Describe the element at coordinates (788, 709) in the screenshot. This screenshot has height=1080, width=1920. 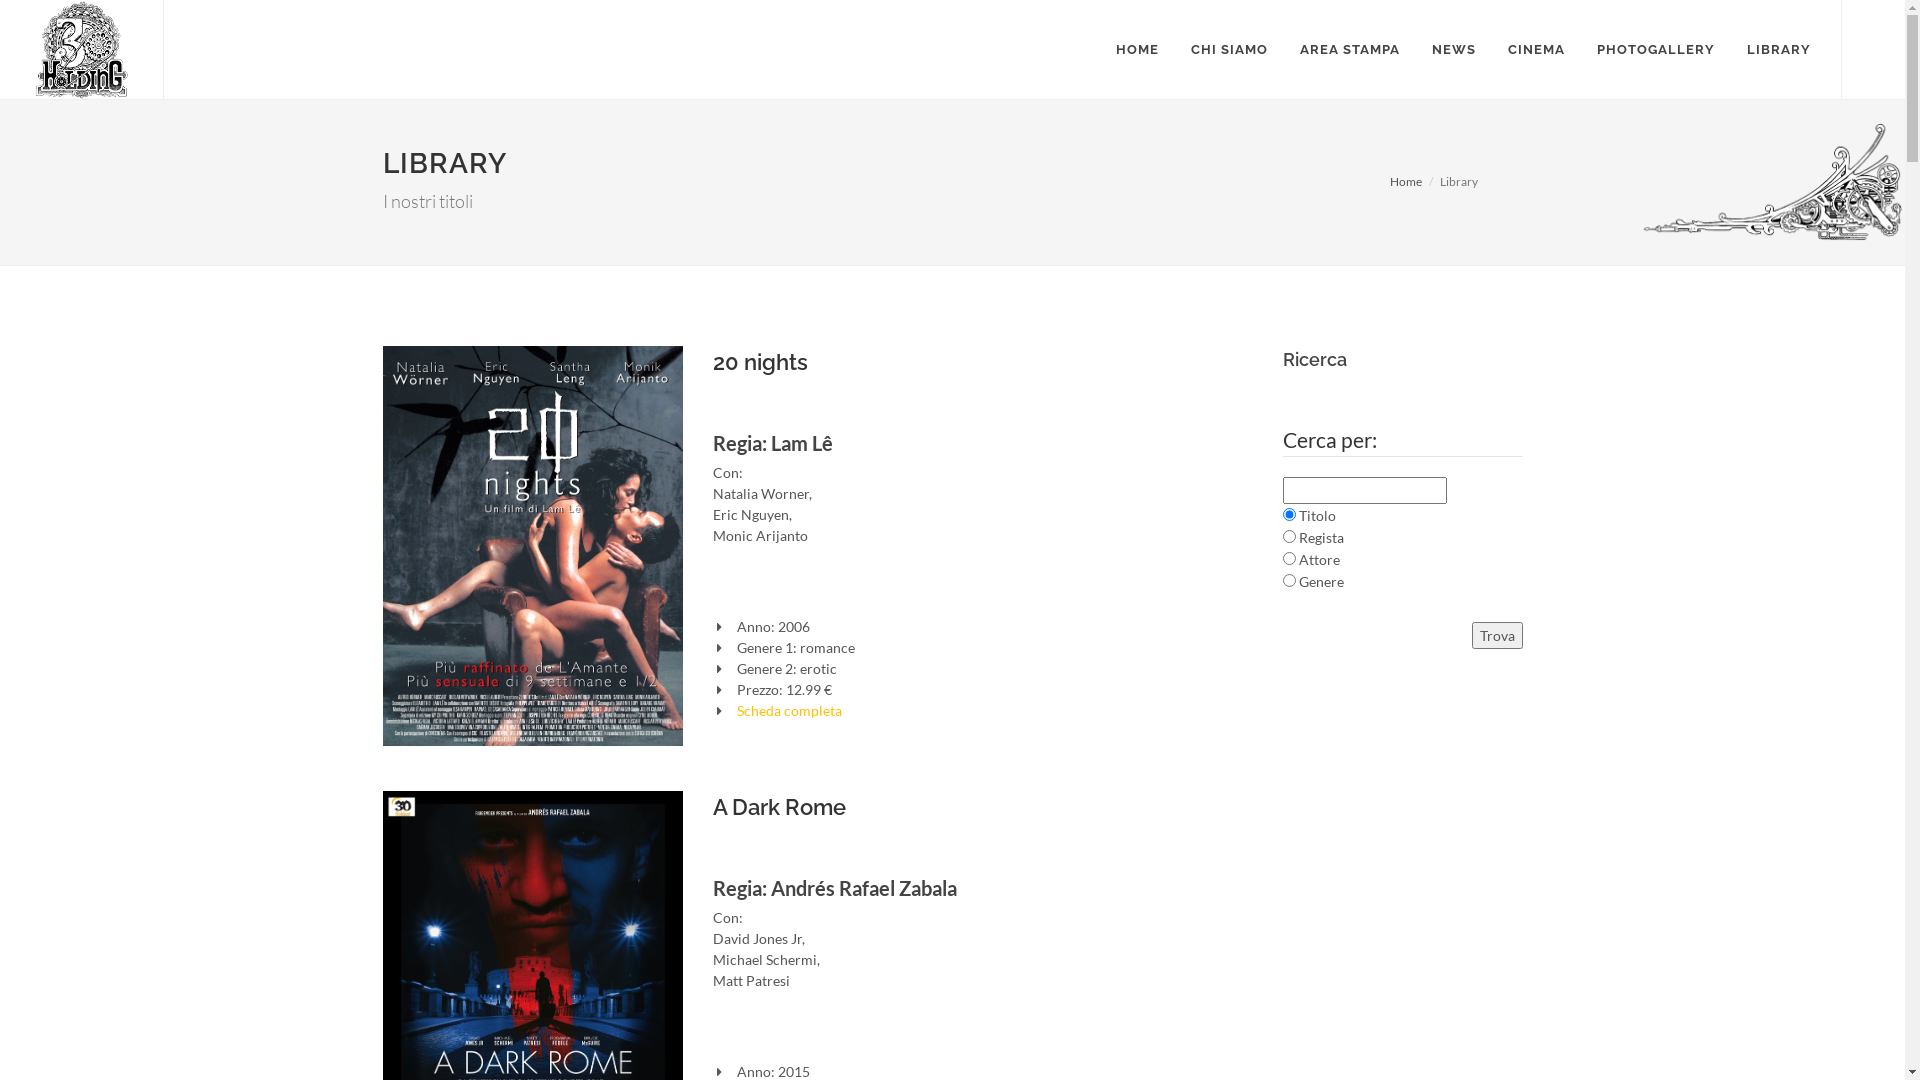
I see `'Scheda completa'` at that location.